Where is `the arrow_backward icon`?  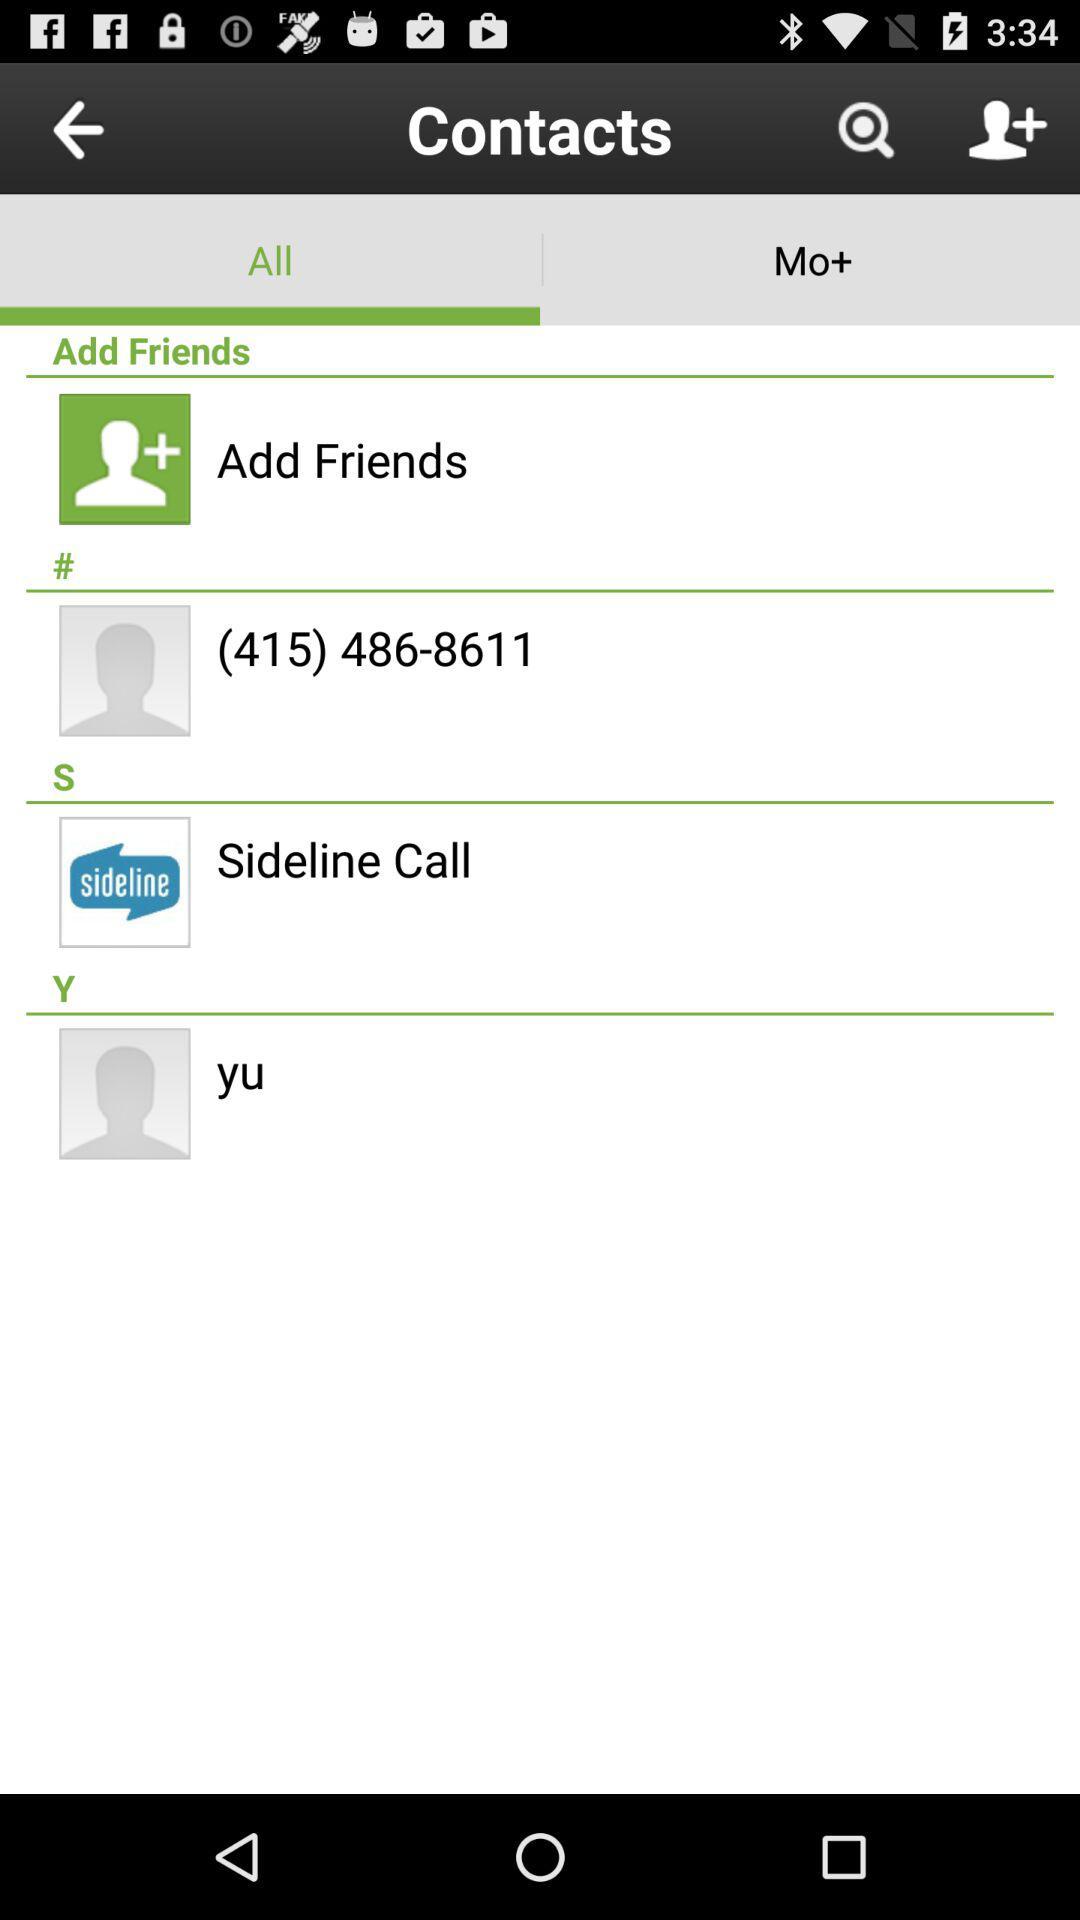
the arrow_backward icon is located at coordinates (124, 136).